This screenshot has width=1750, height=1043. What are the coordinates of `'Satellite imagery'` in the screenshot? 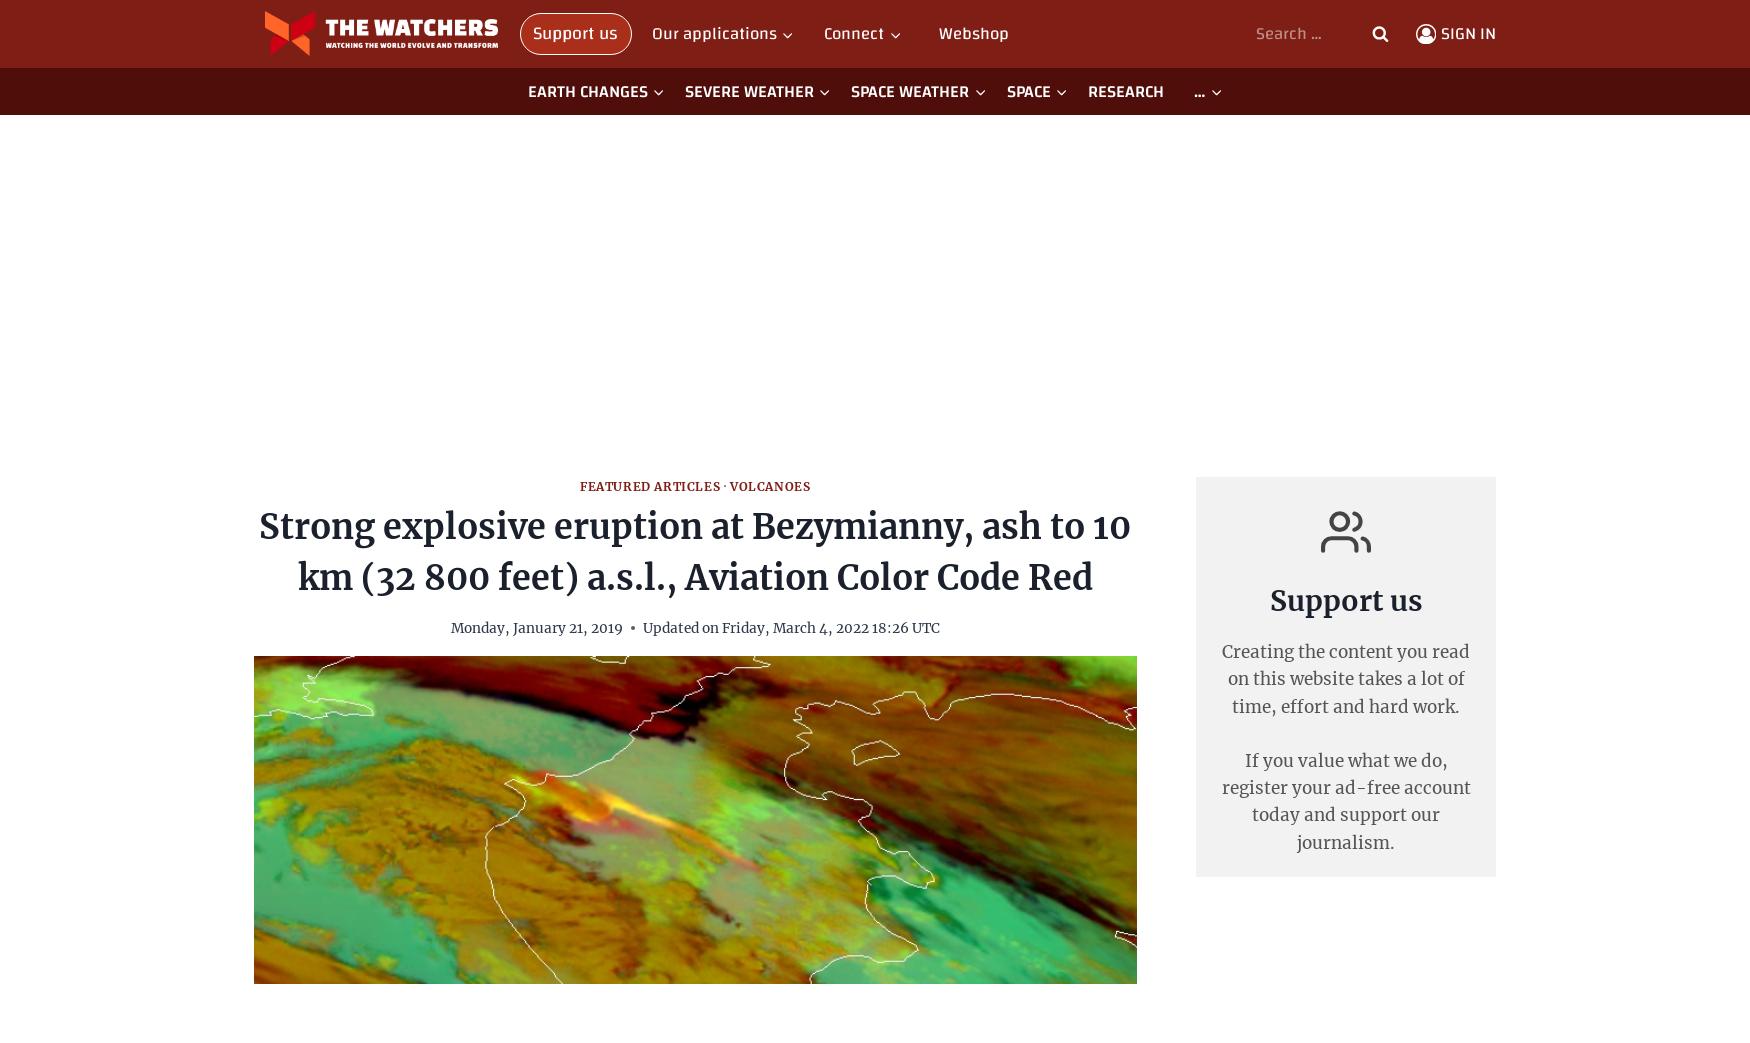 It's located at (318, 231).